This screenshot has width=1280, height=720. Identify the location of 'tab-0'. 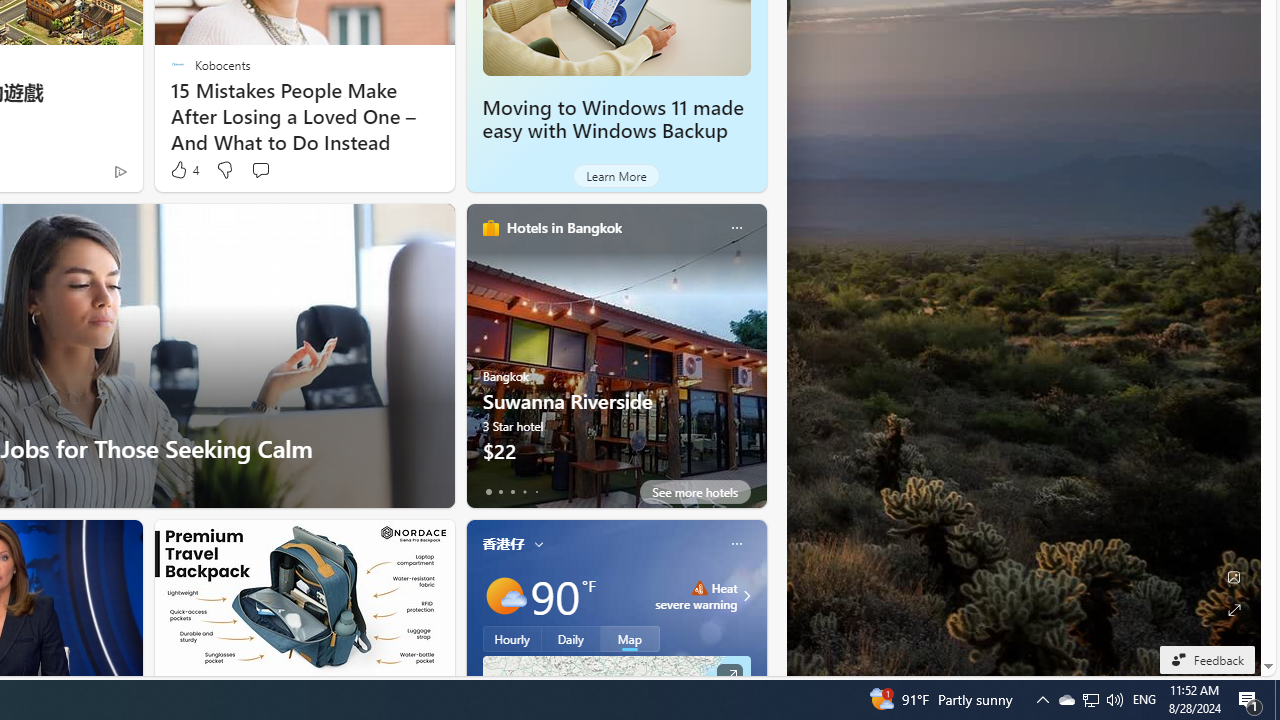
(488, 492).